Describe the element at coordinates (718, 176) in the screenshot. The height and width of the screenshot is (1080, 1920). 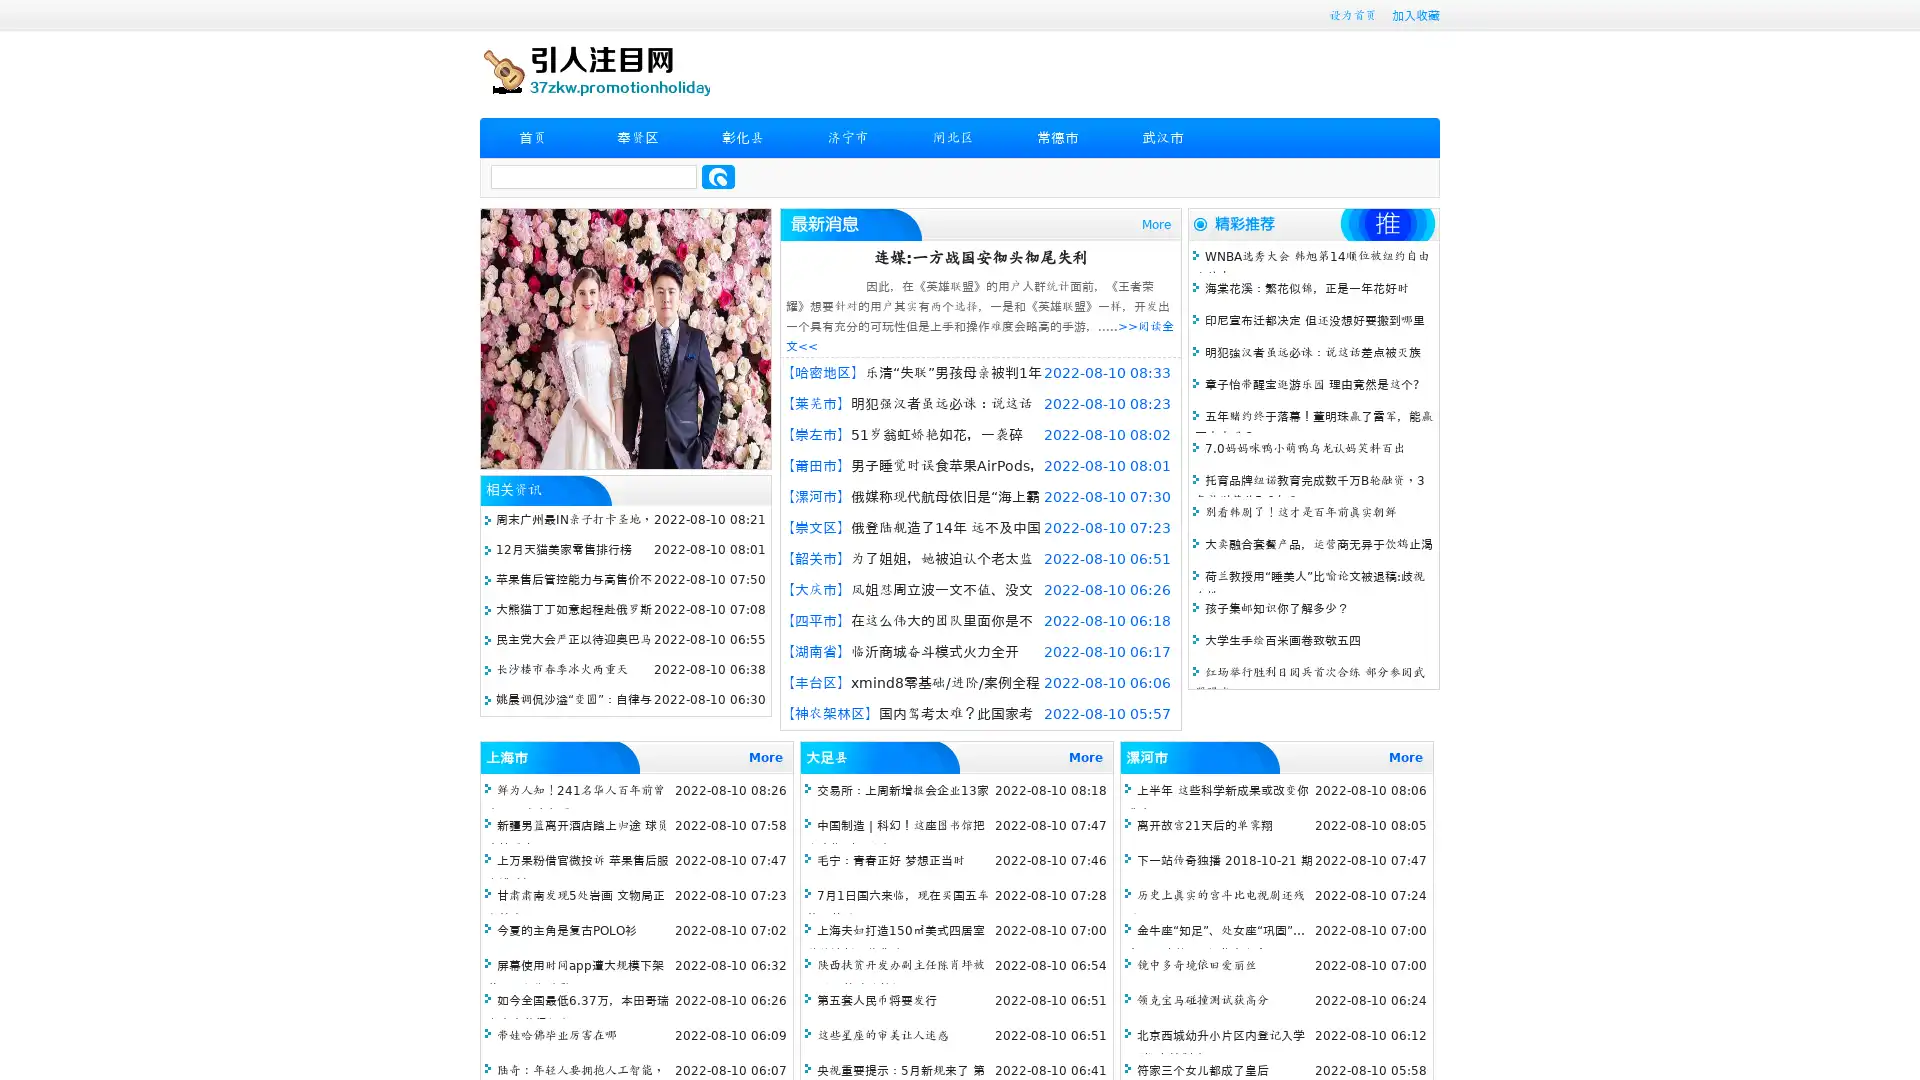
I see `Search` at that location.